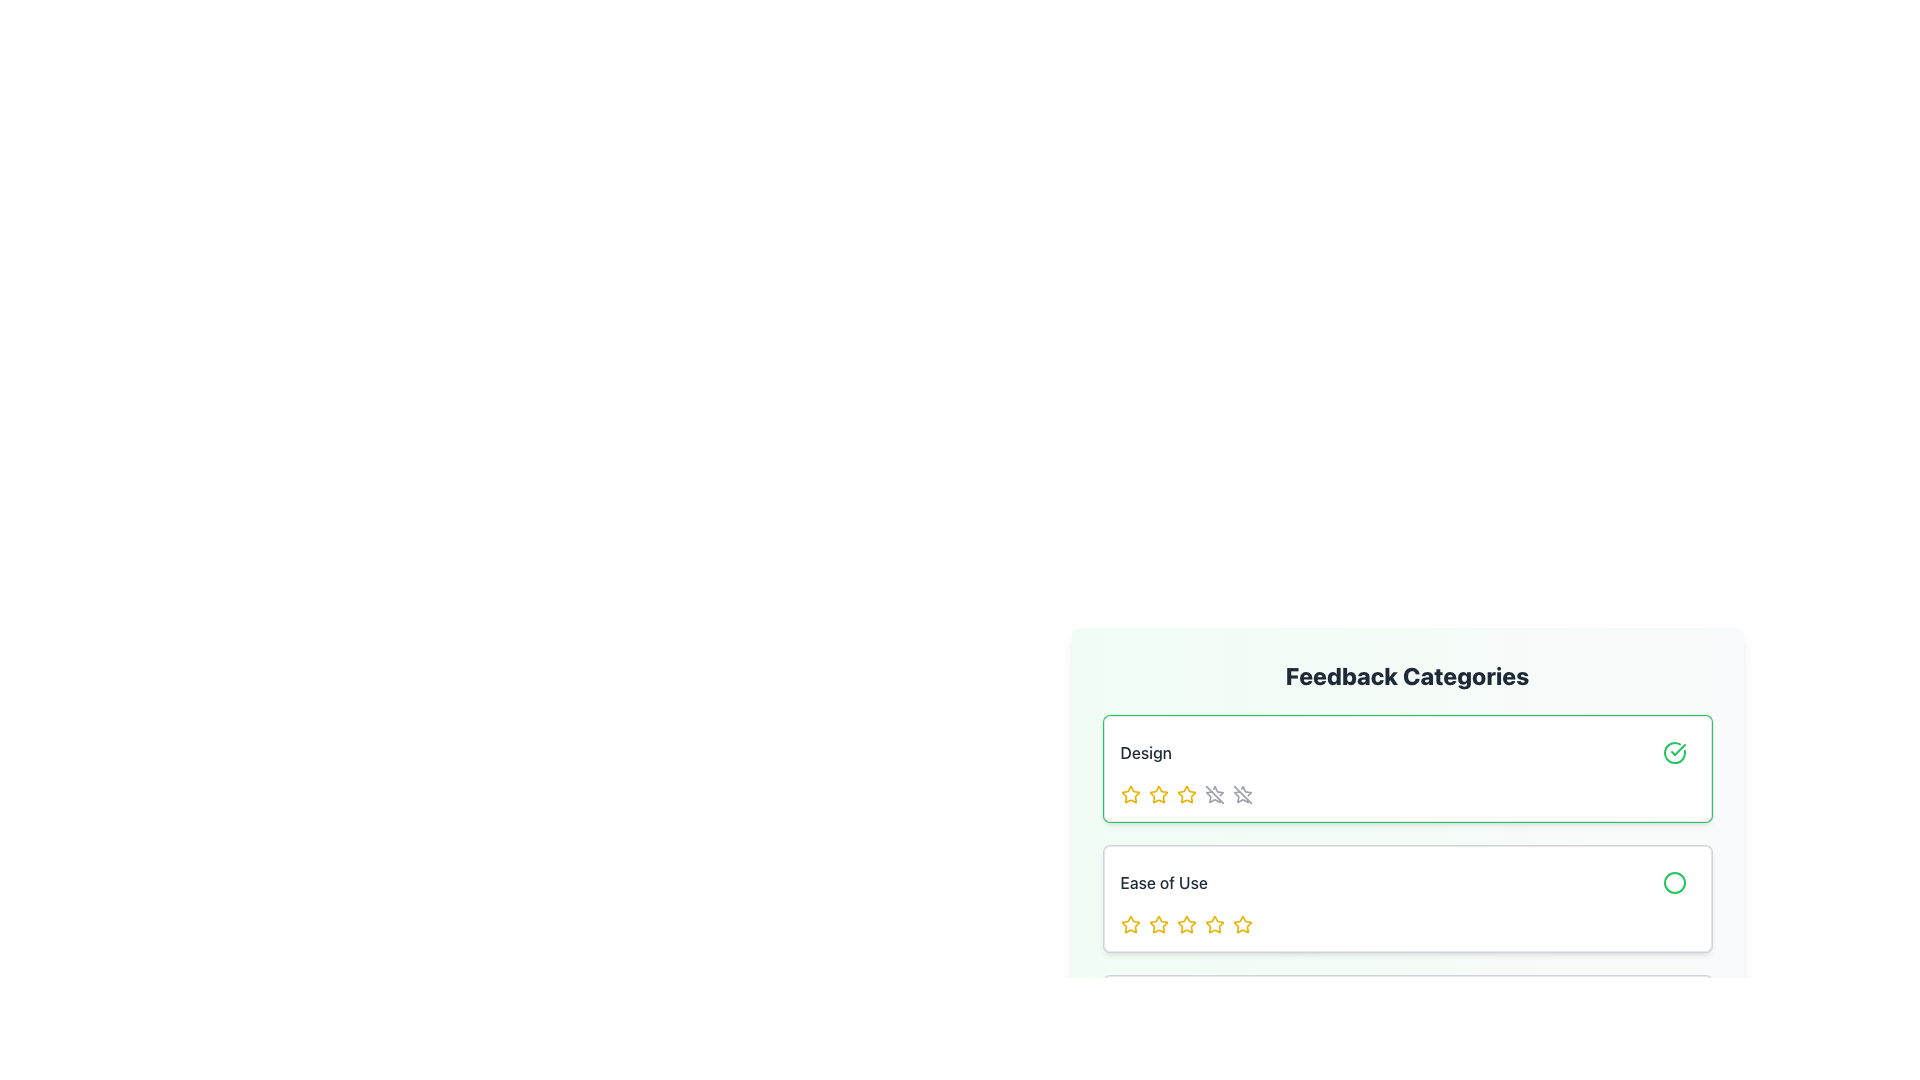 The height and width of the screenshot is (1080, 1920). Describe the element at coordinates (1241, 924) in the screenshot. I see `the fifth star icon in the star-based rating system` at that location.